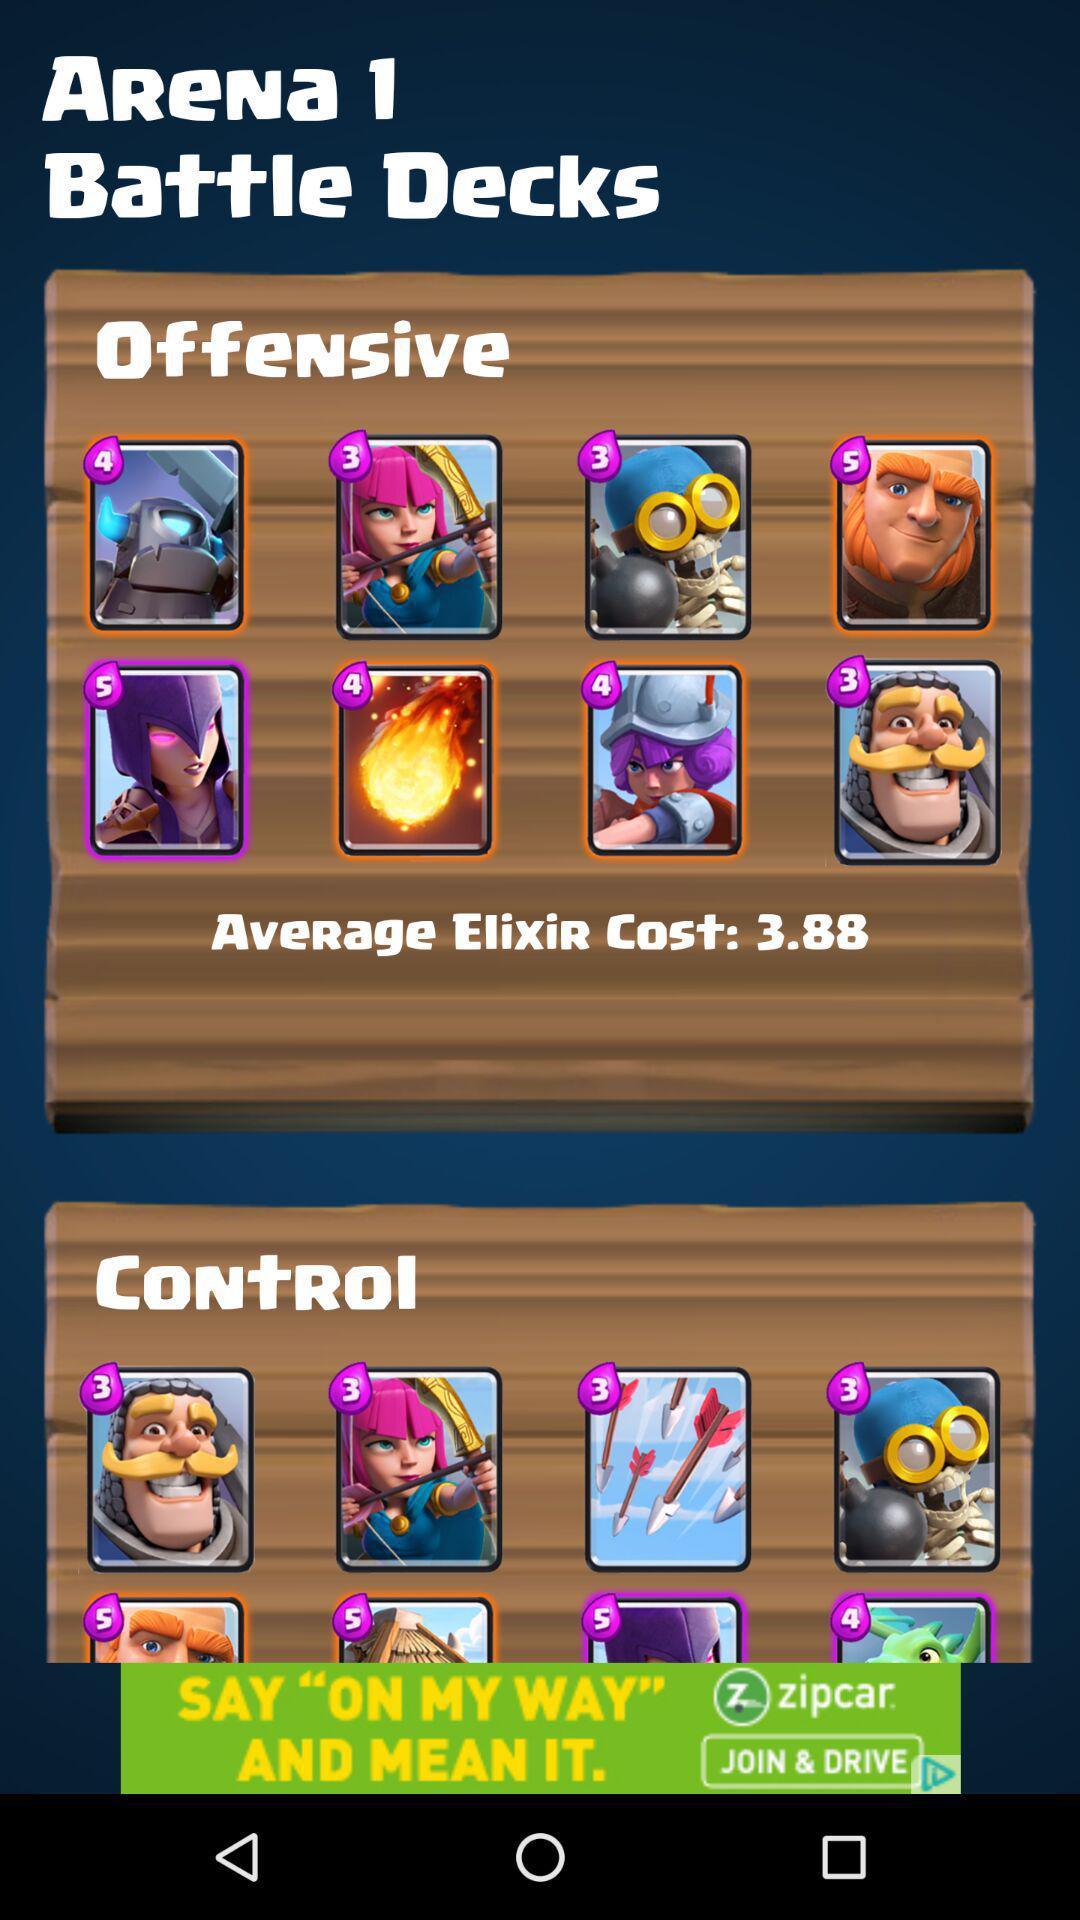  I want to click on click advertisement, so click(540, 1727).